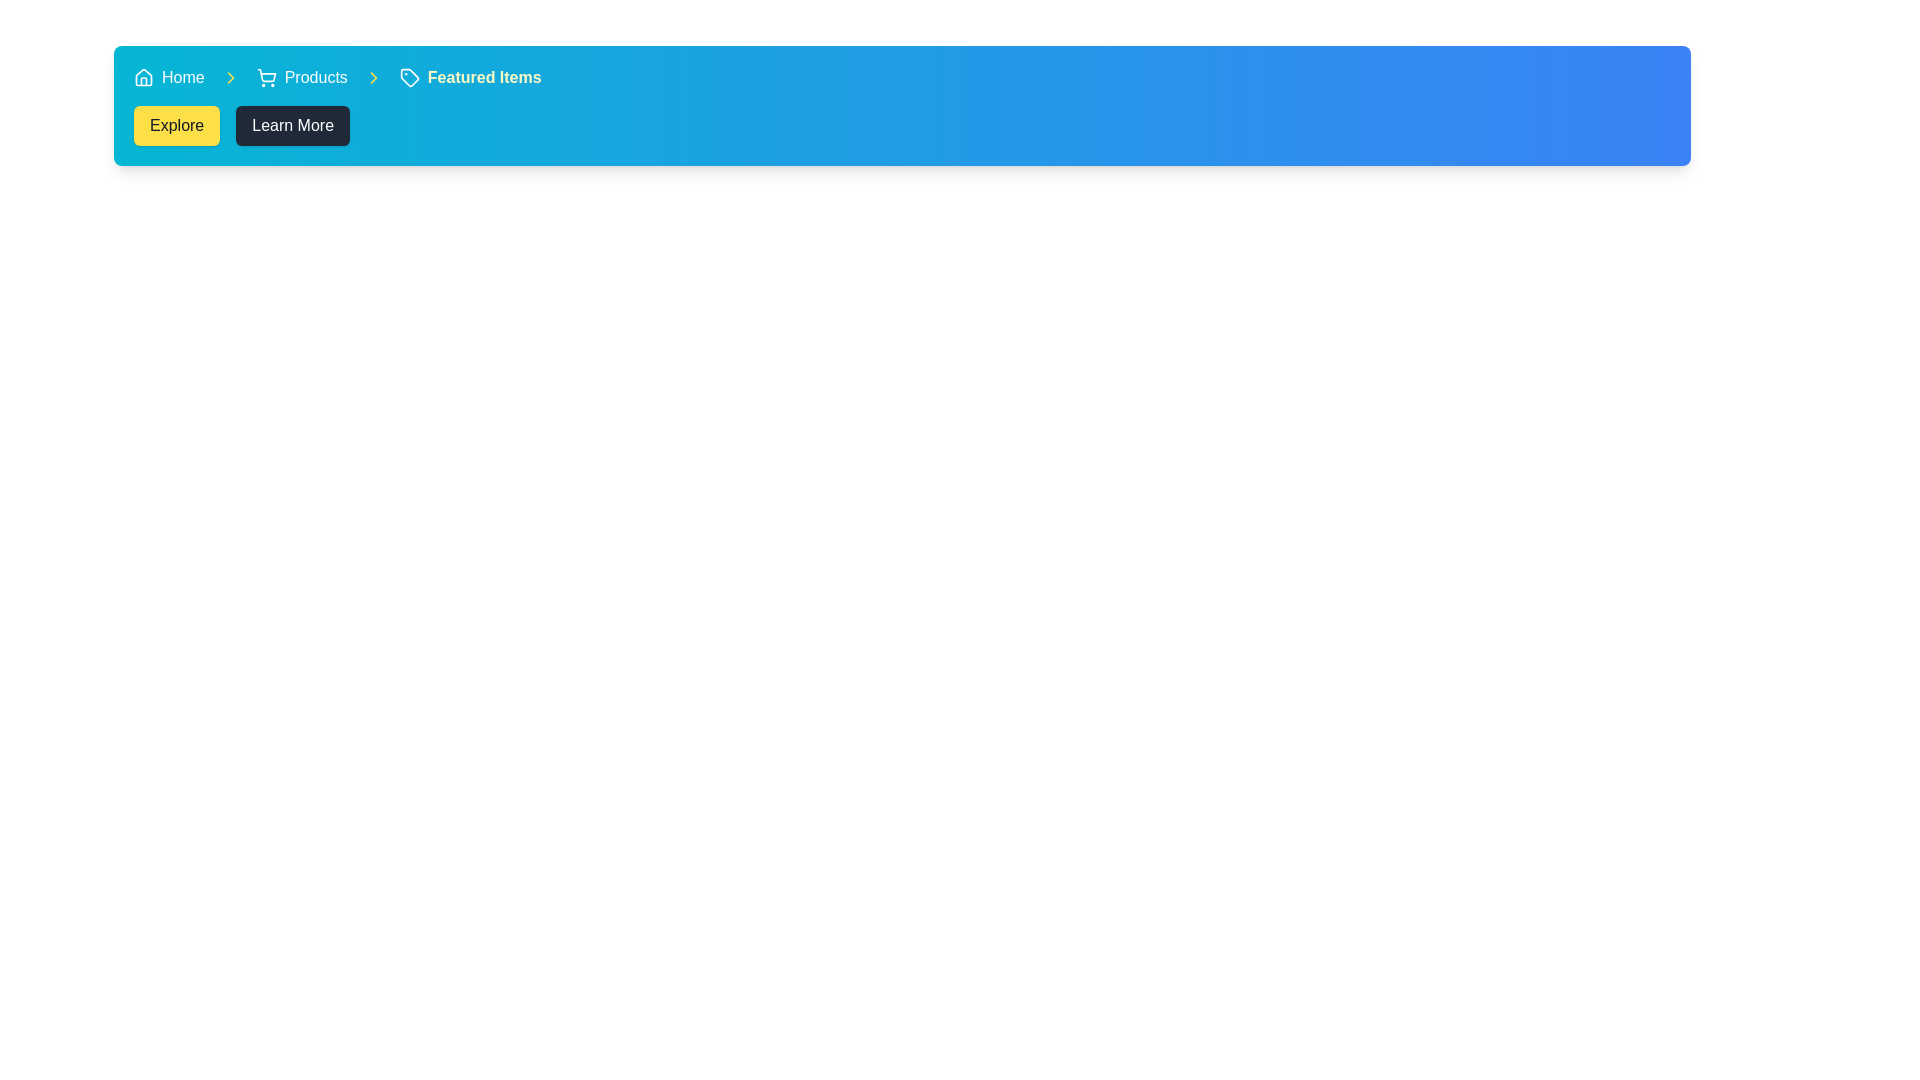 The image size is (1920, 1080). I want to click on the tag icon located in the navigation breadcrumb bar before the 'Featured Items' text, so click(408, 76).